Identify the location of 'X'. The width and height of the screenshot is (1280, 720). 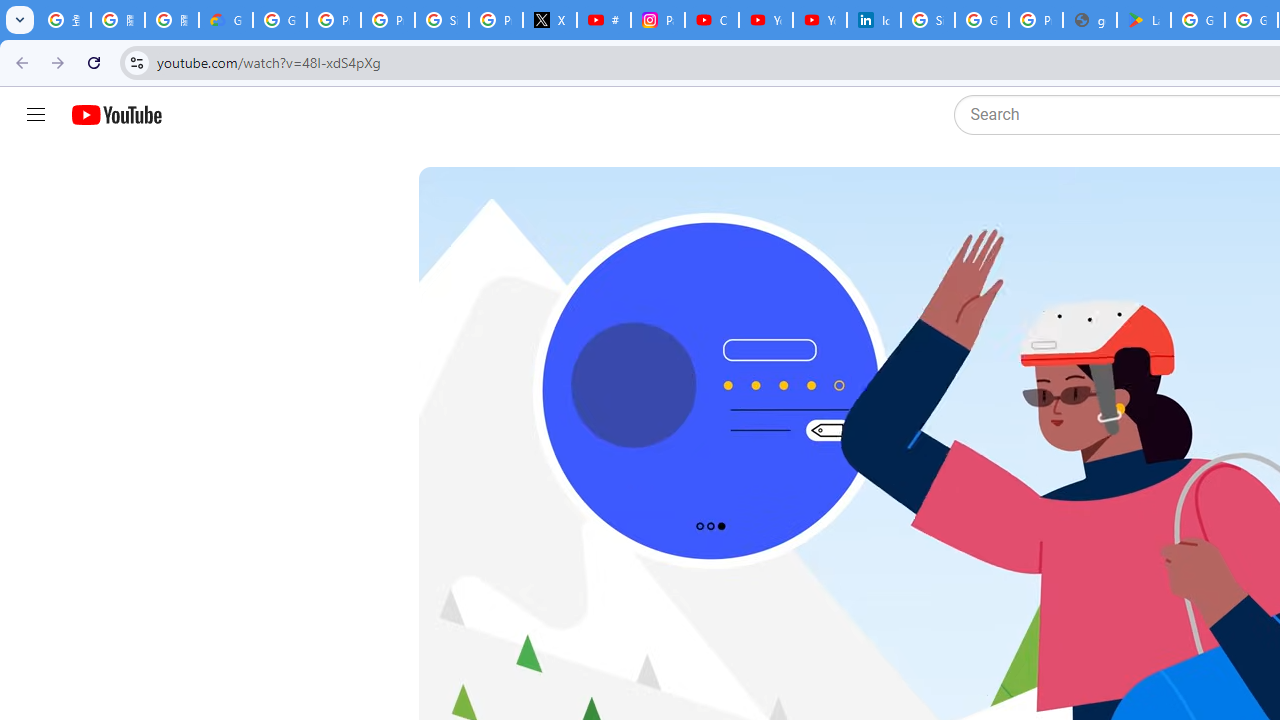
(550, 20).